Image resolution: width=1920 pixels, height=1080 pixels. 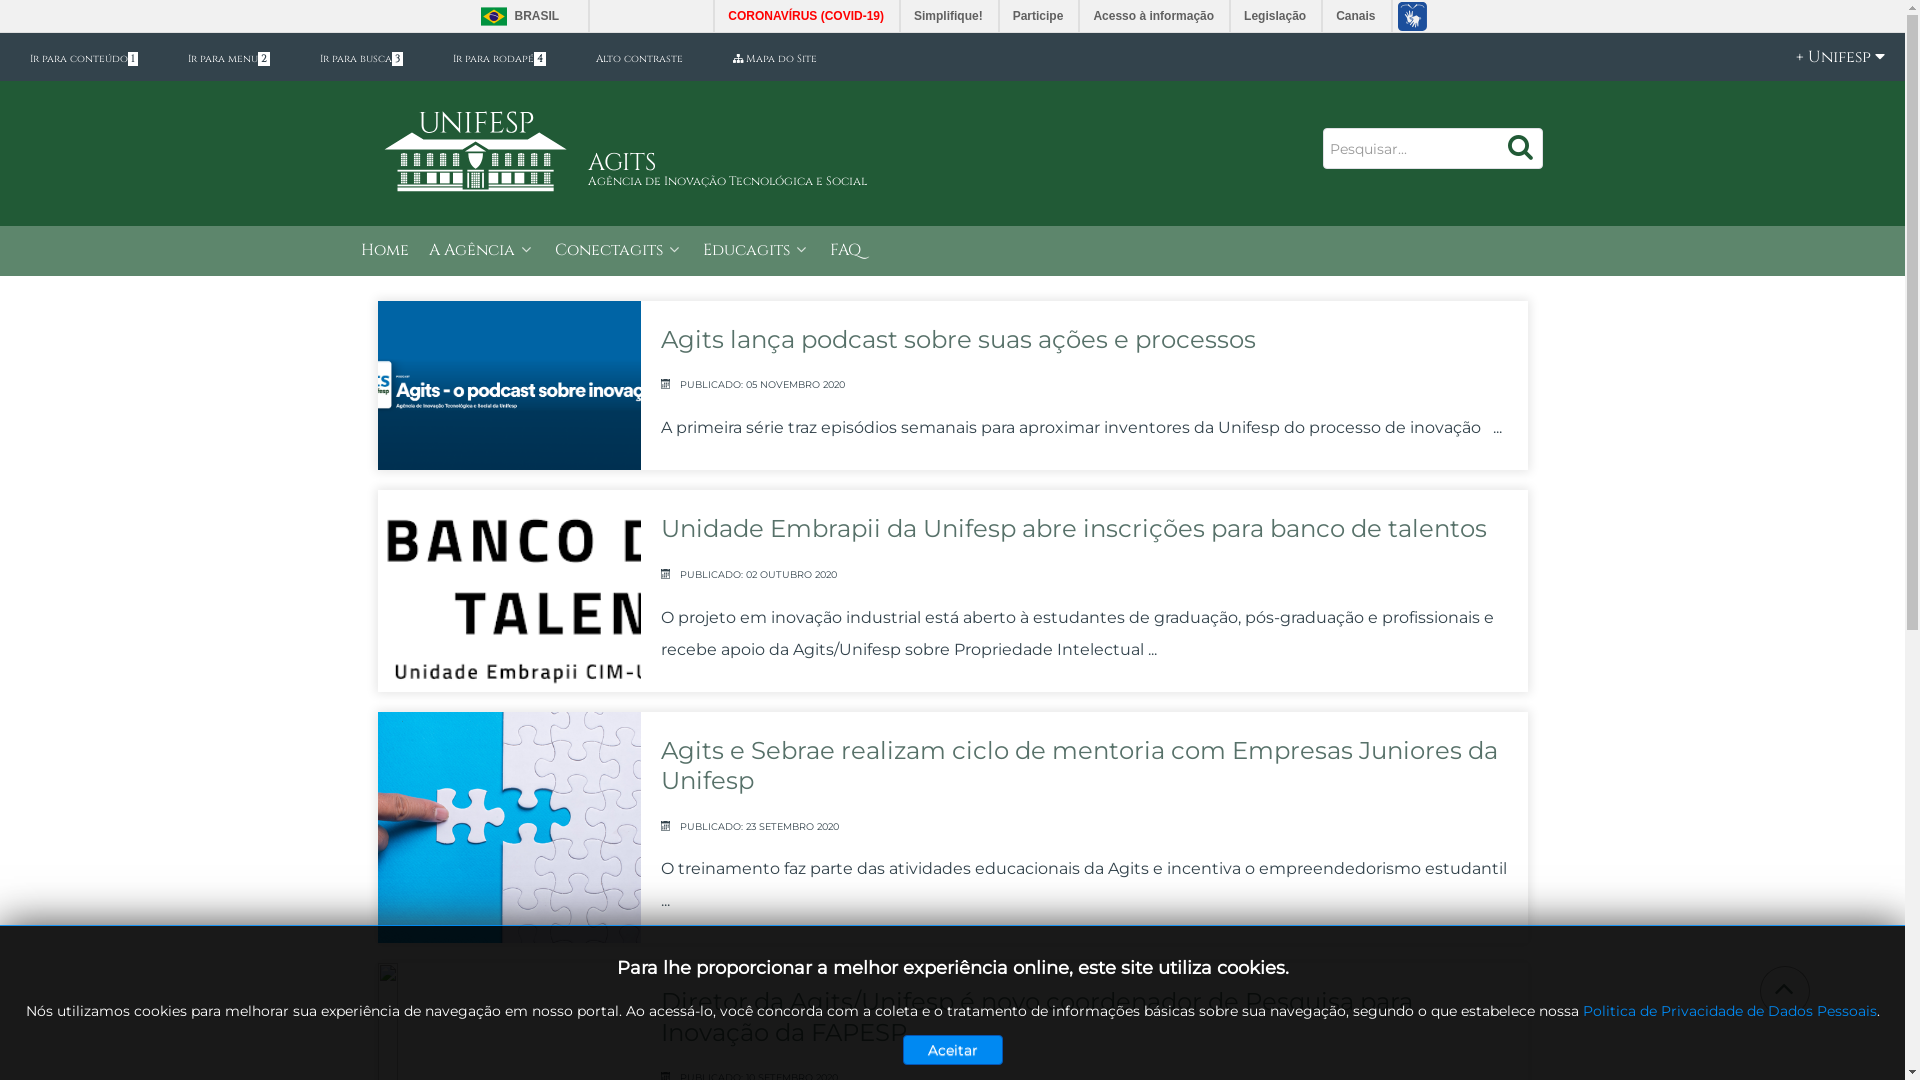 I want to click on 'Mapa do Site', so click(x=773, y=57).